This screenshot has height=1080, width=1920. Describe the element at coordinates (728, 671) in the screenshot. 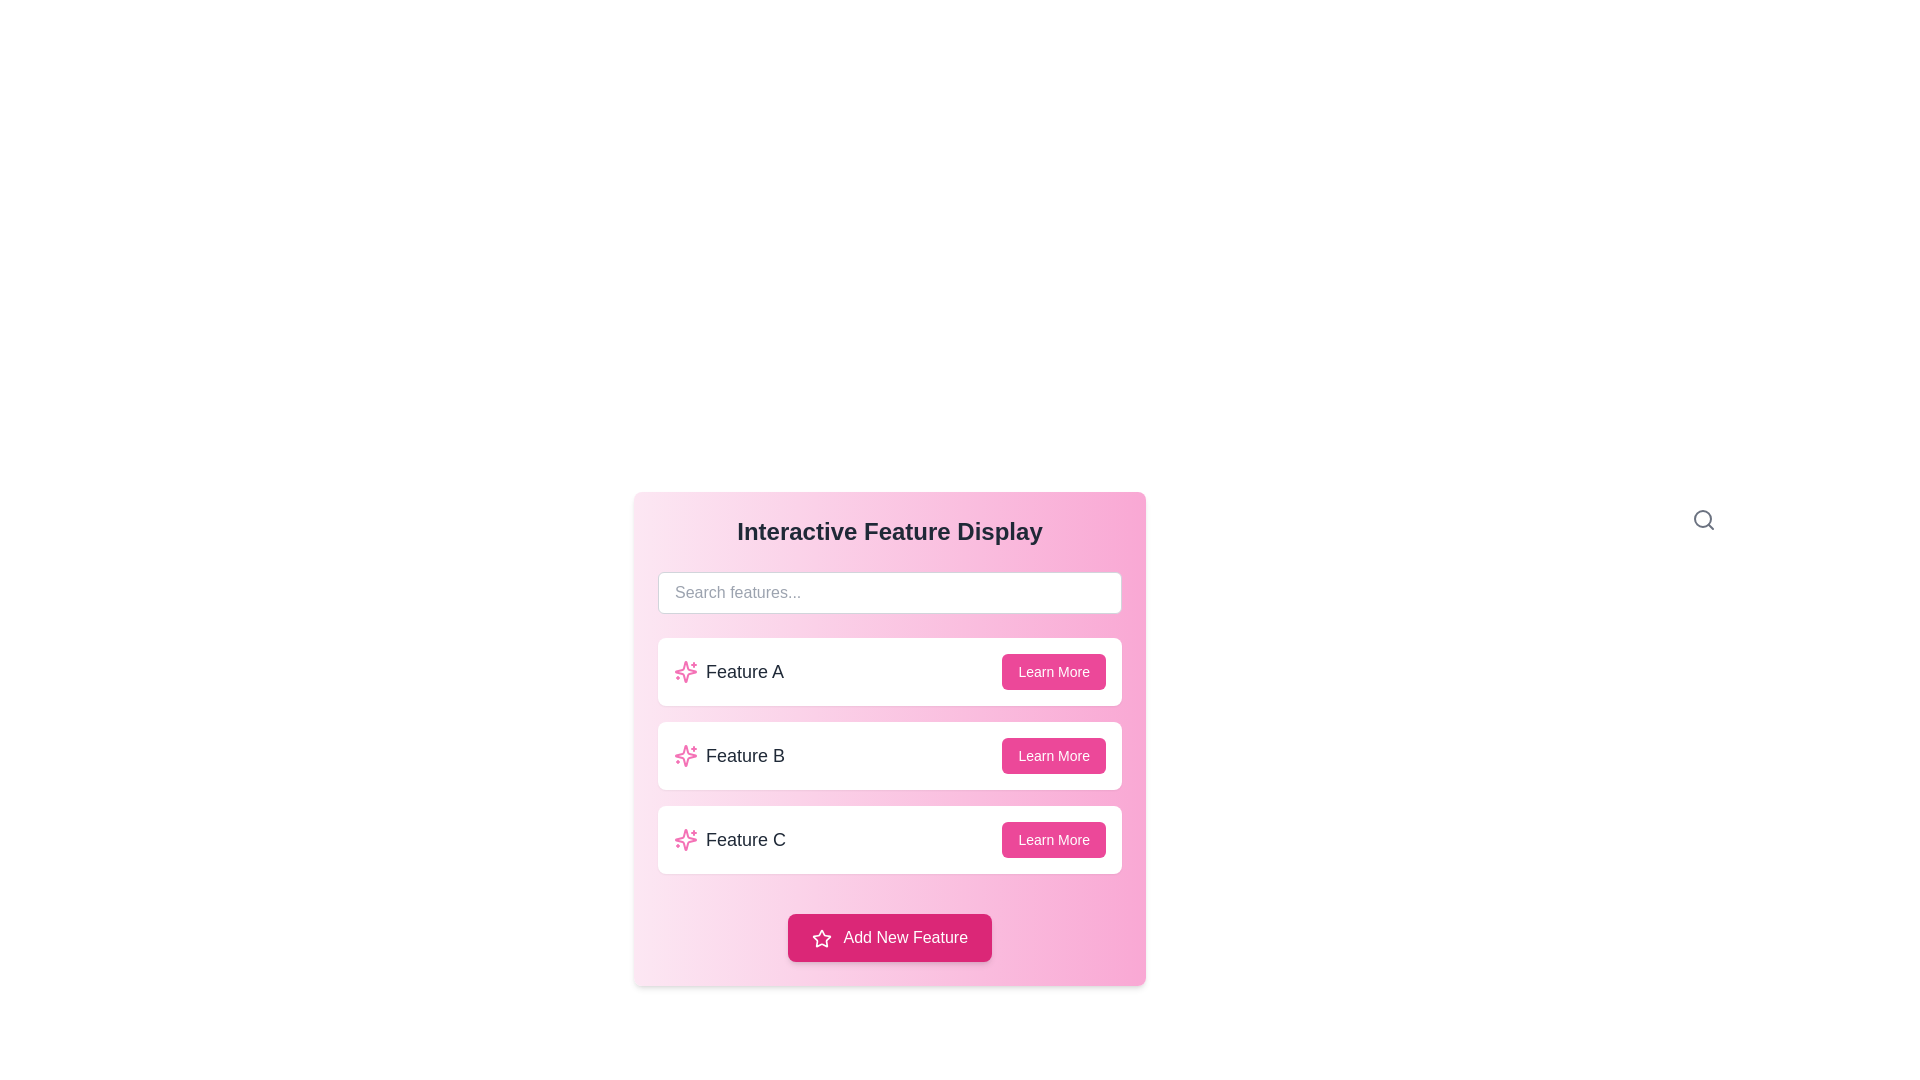

I see `the text label 'Feature A' which is styled in bold gray font and is accompanied by a pink star icon` at that location.